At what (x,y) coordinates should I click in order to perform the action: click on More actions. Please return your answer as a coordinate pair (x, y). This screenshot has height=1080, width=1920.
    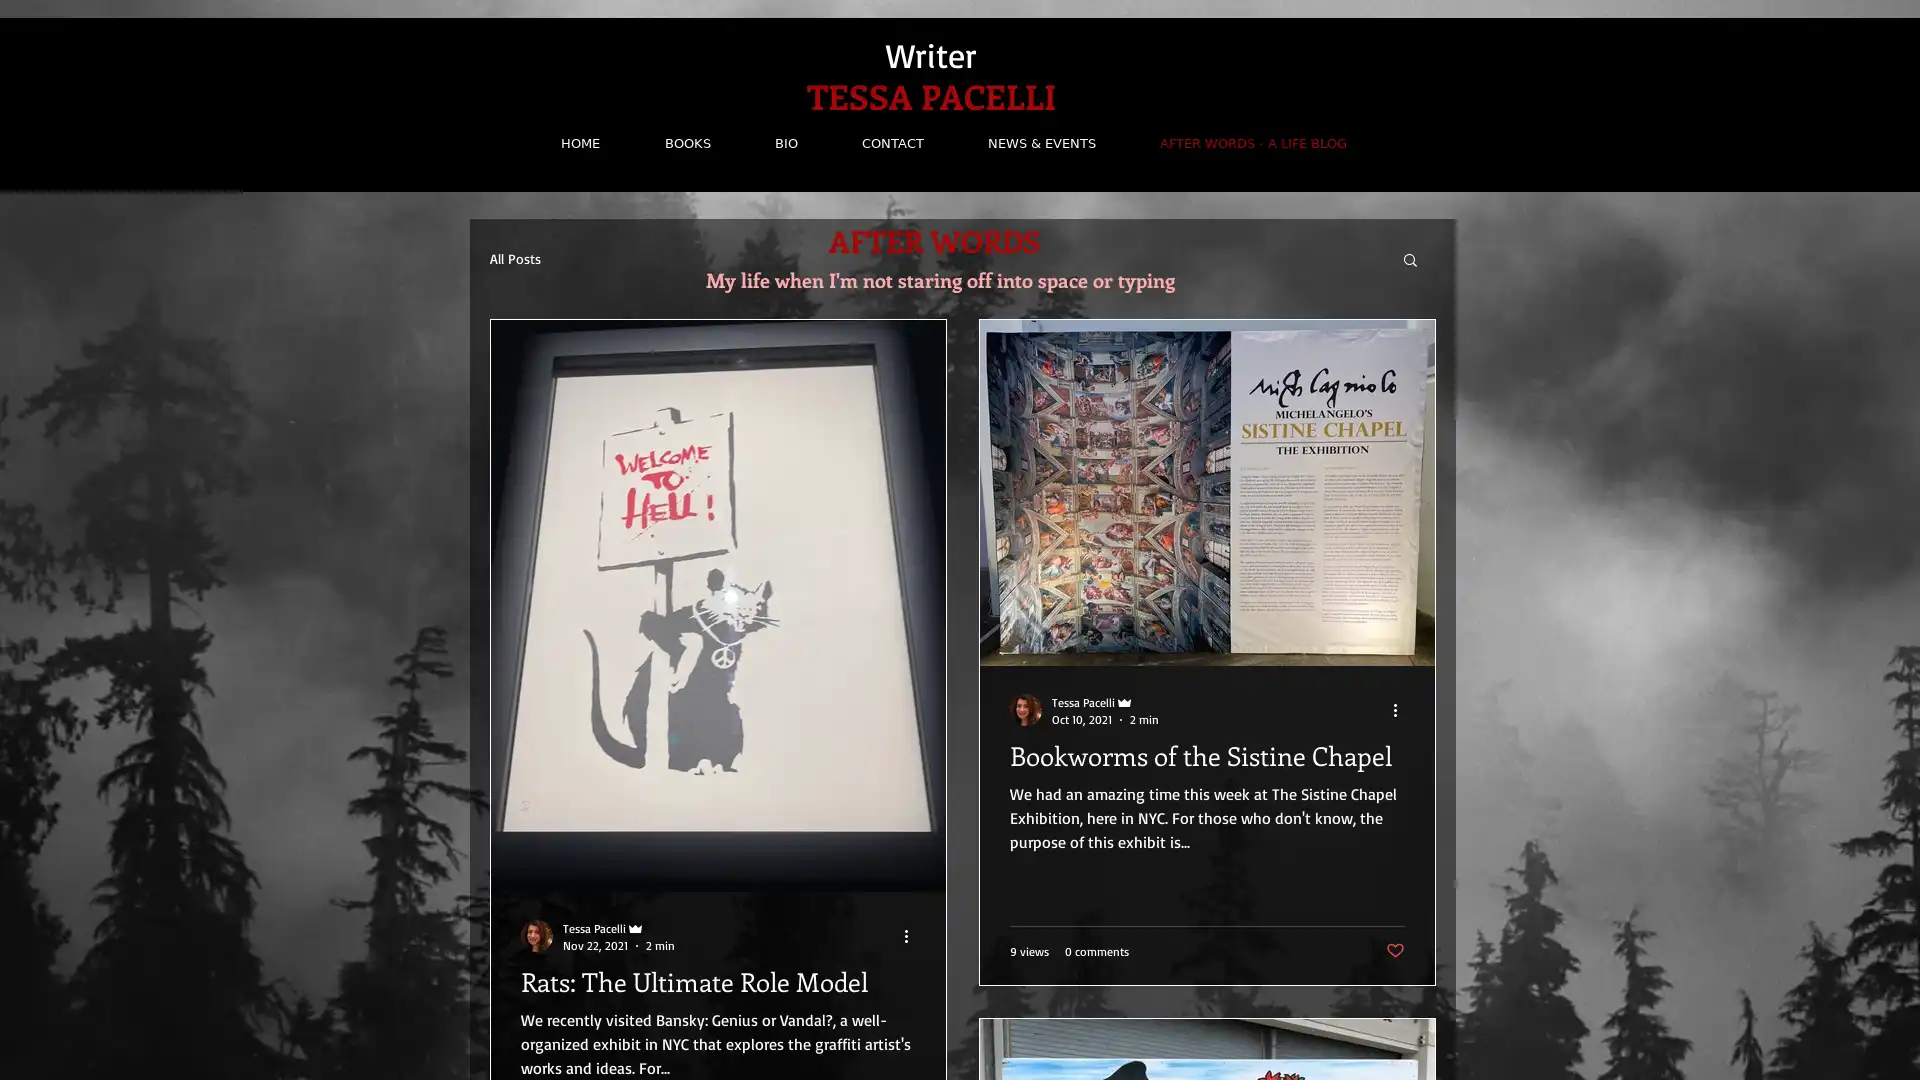
    Looking at the image, I should click on (1400, 708).